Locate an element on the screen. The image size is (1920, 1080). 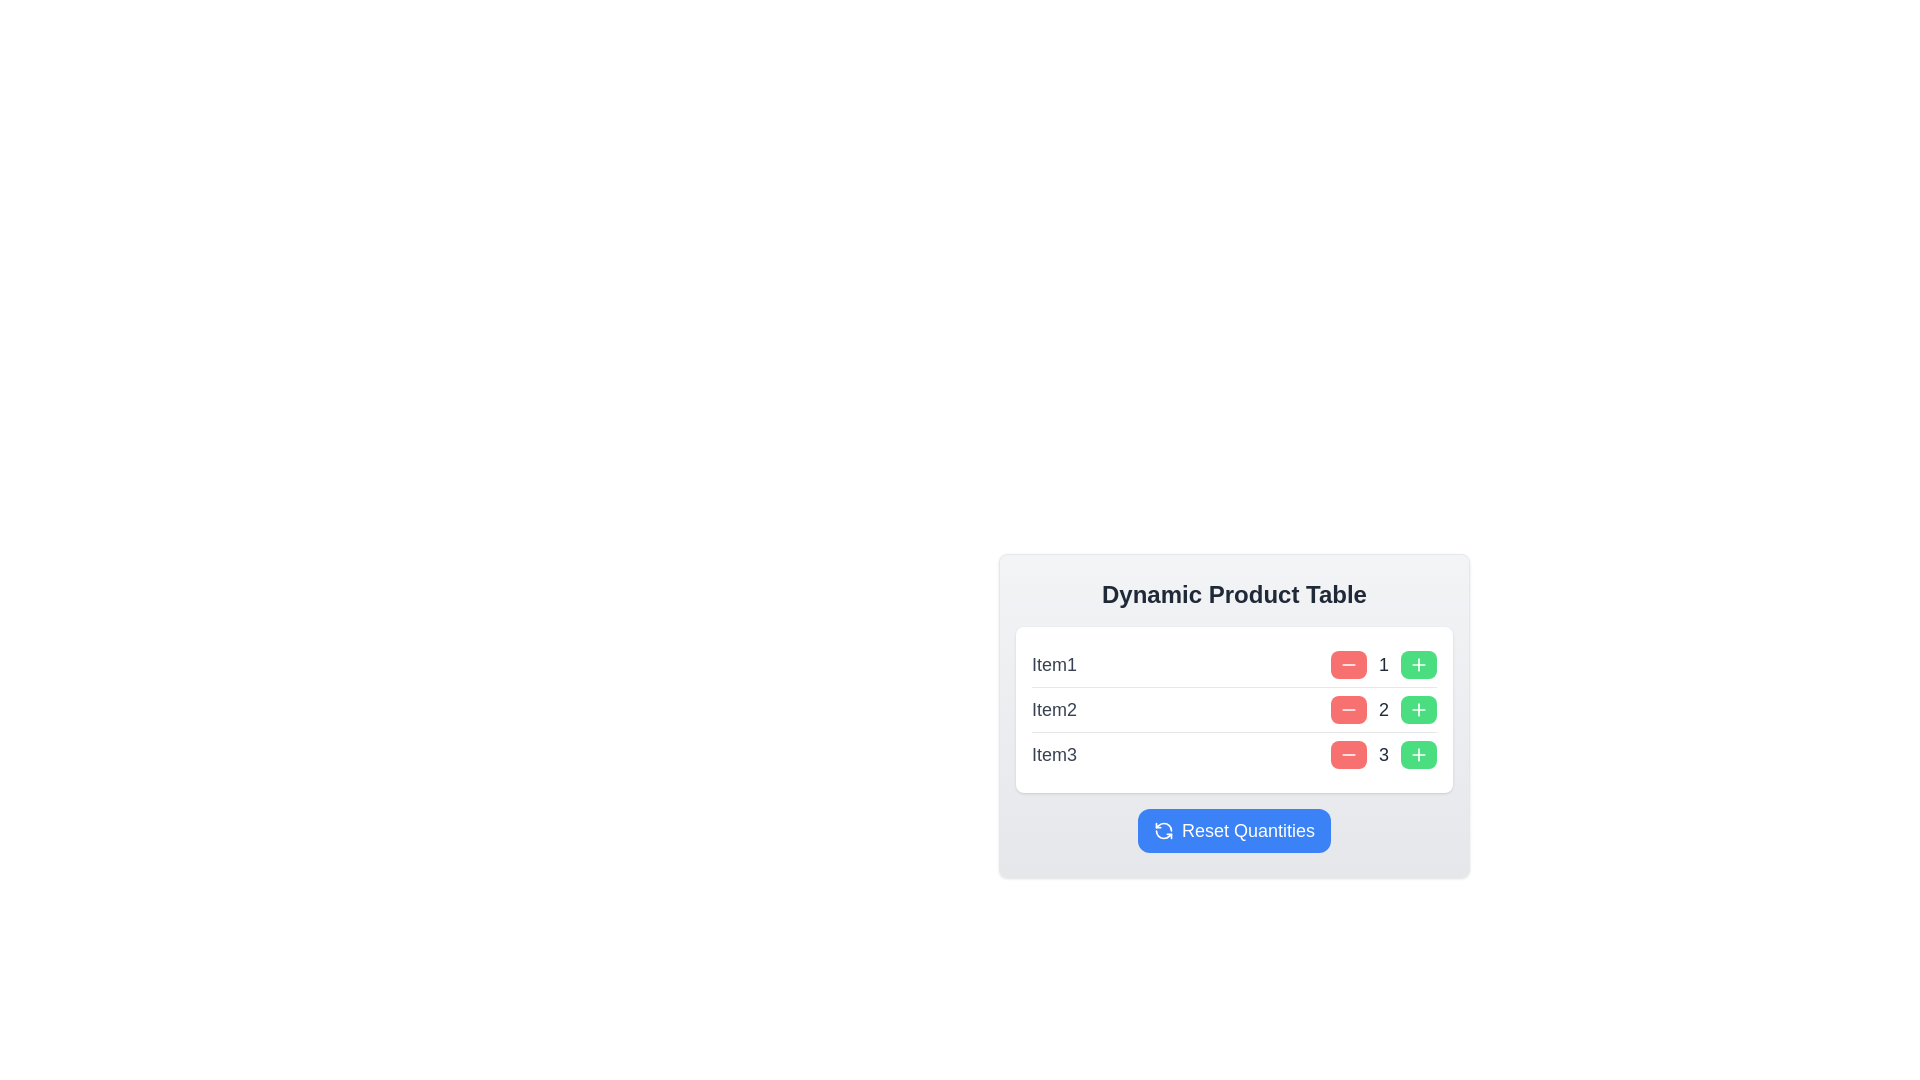
the static text label displaying the quantity of 'Item1' in the topmost row of the 'Dynamic Product Table' is located at coordinates (1382, 664).